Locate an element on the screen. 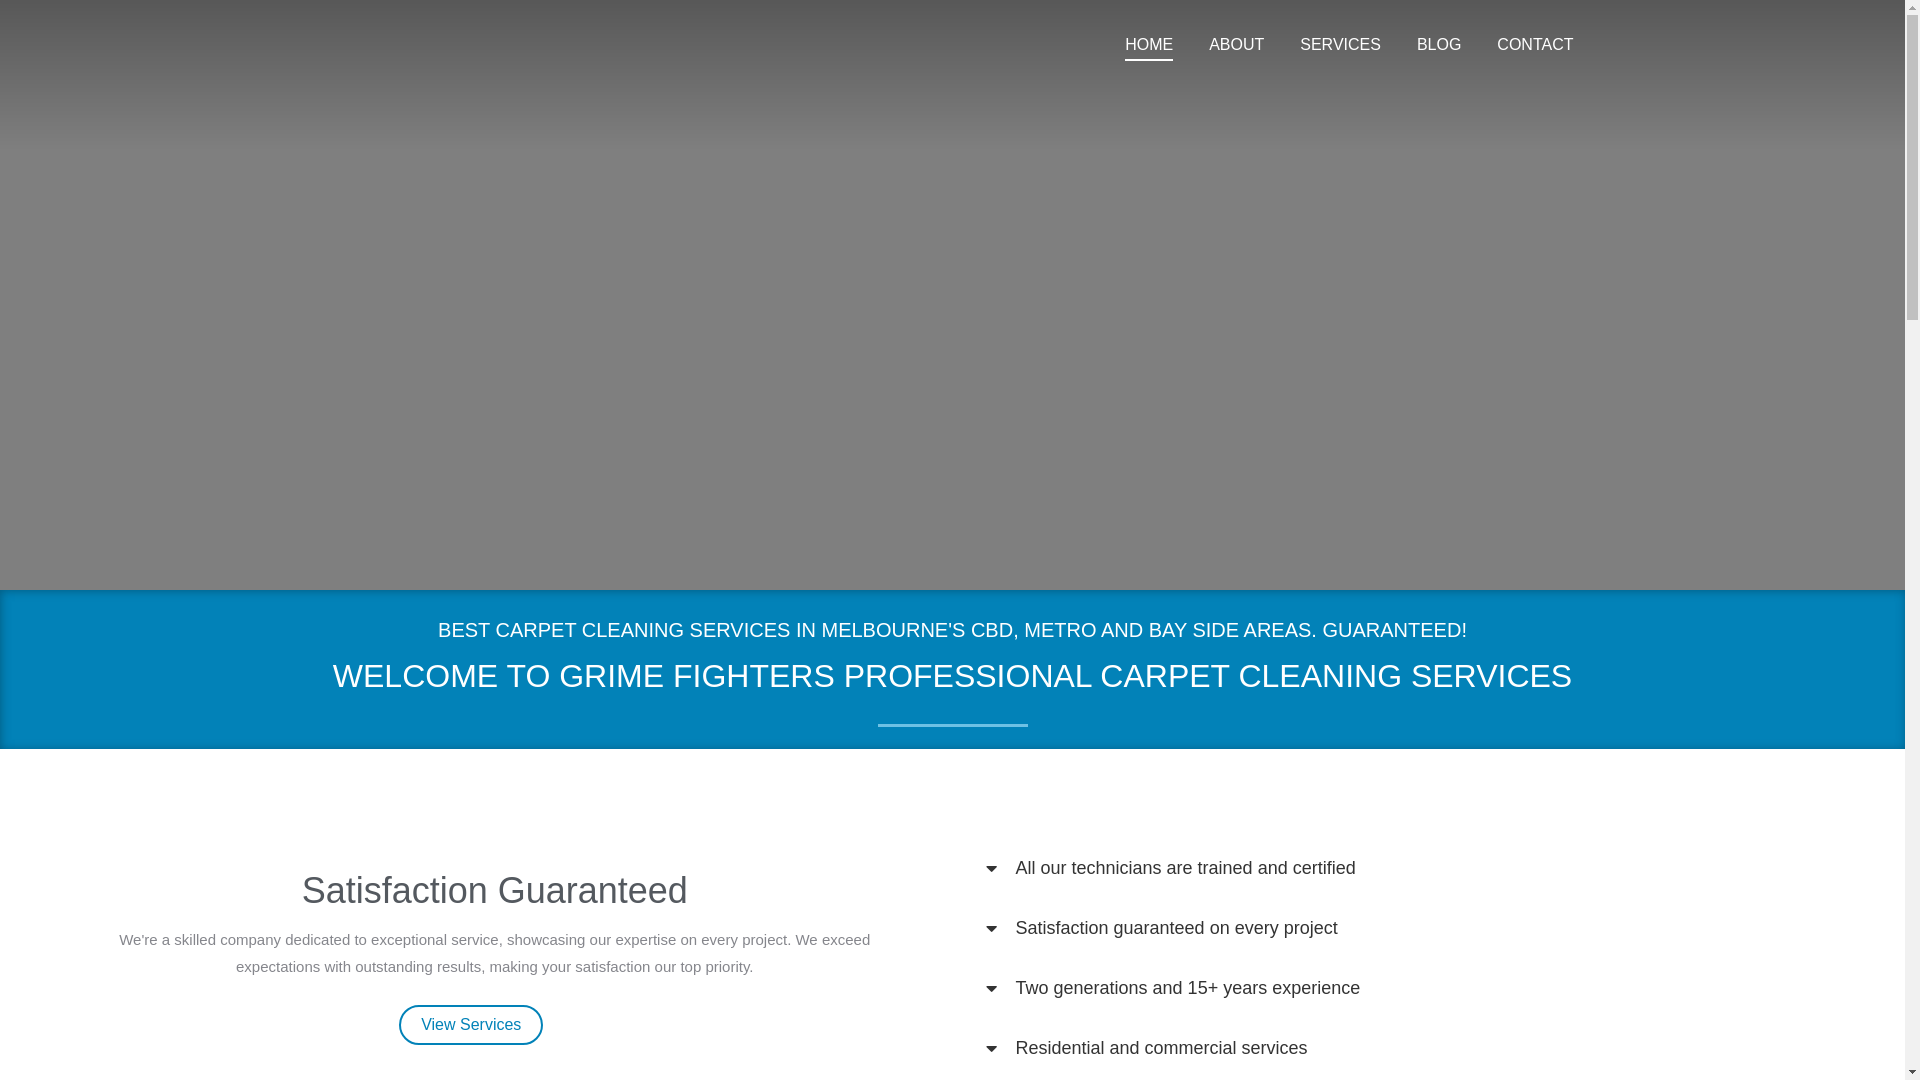 The width and height of the screenshot is (1920, 1080). 'SERVICES' is located at coordinates (1340, 45).